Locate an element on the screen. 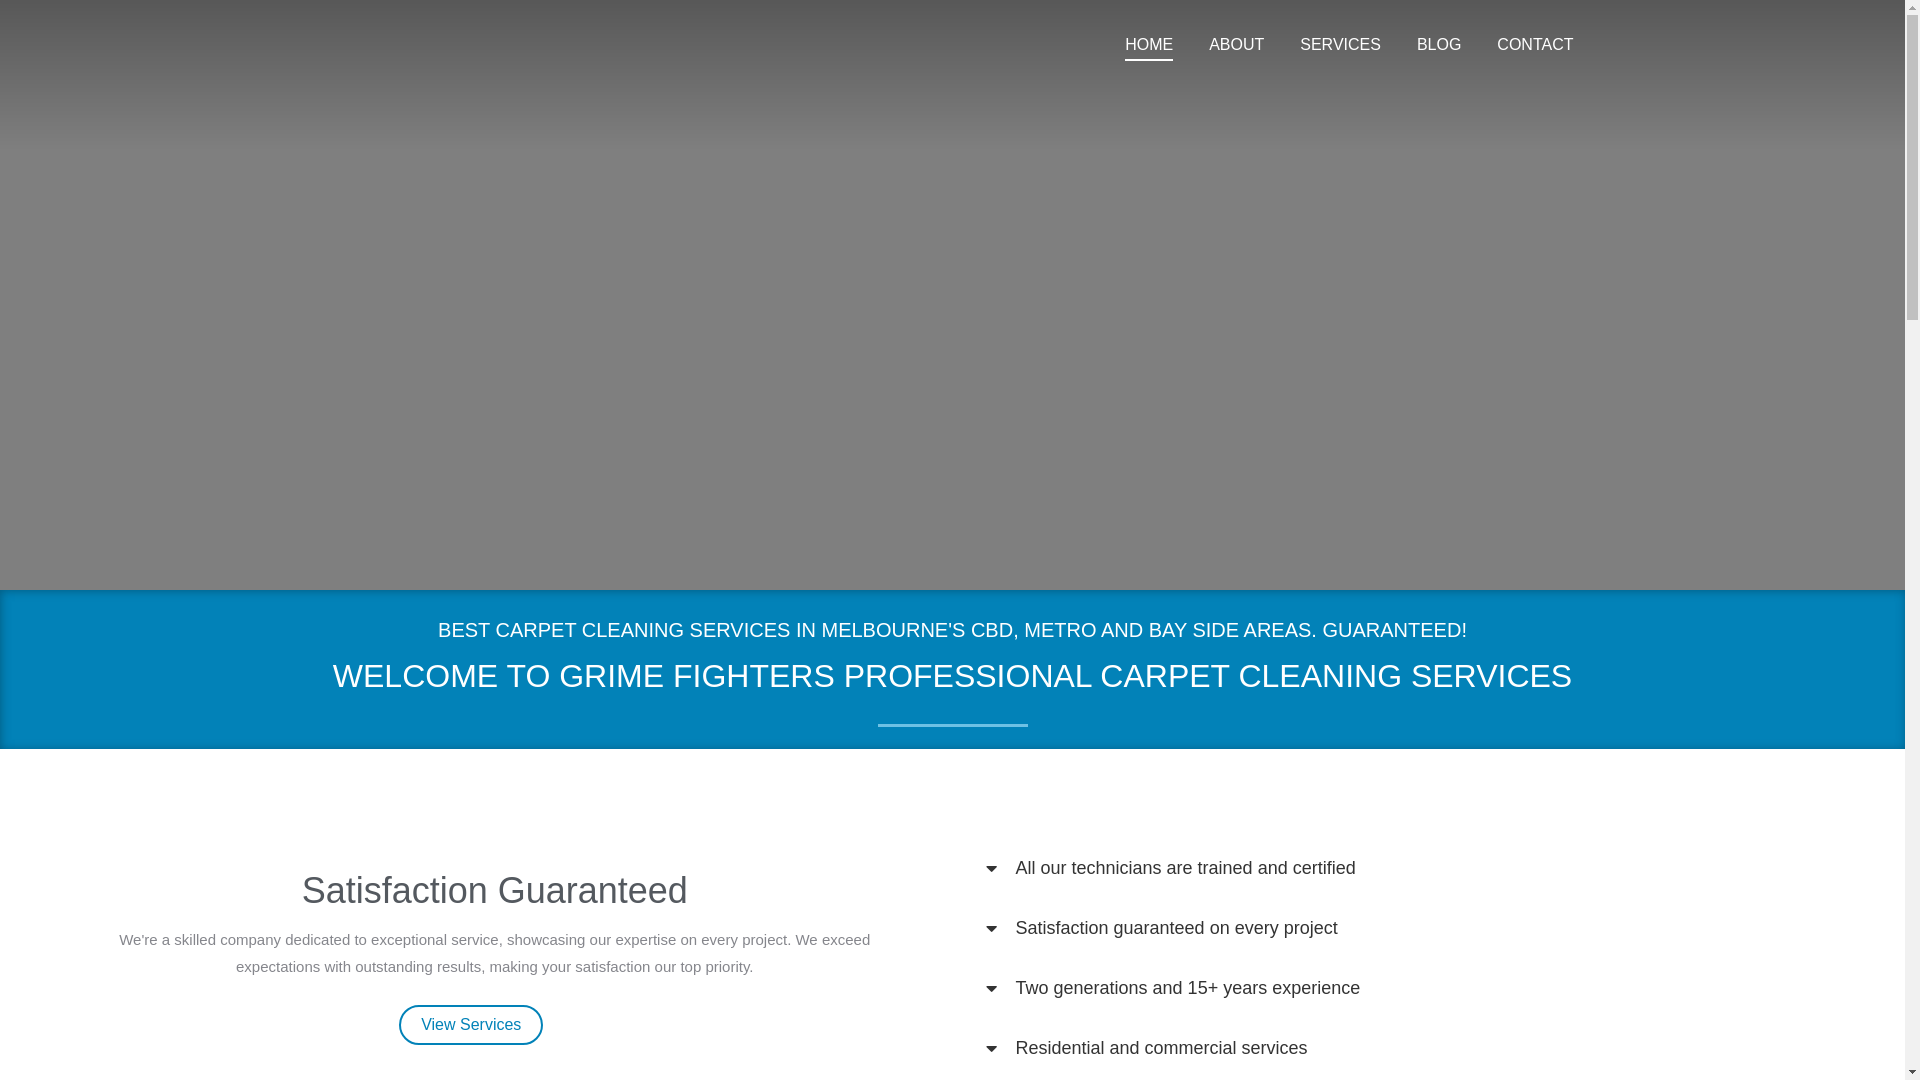 The width and height of the screenshot is (1920, 1080). 'SERVICES' is located at coordinates (1340, 45).